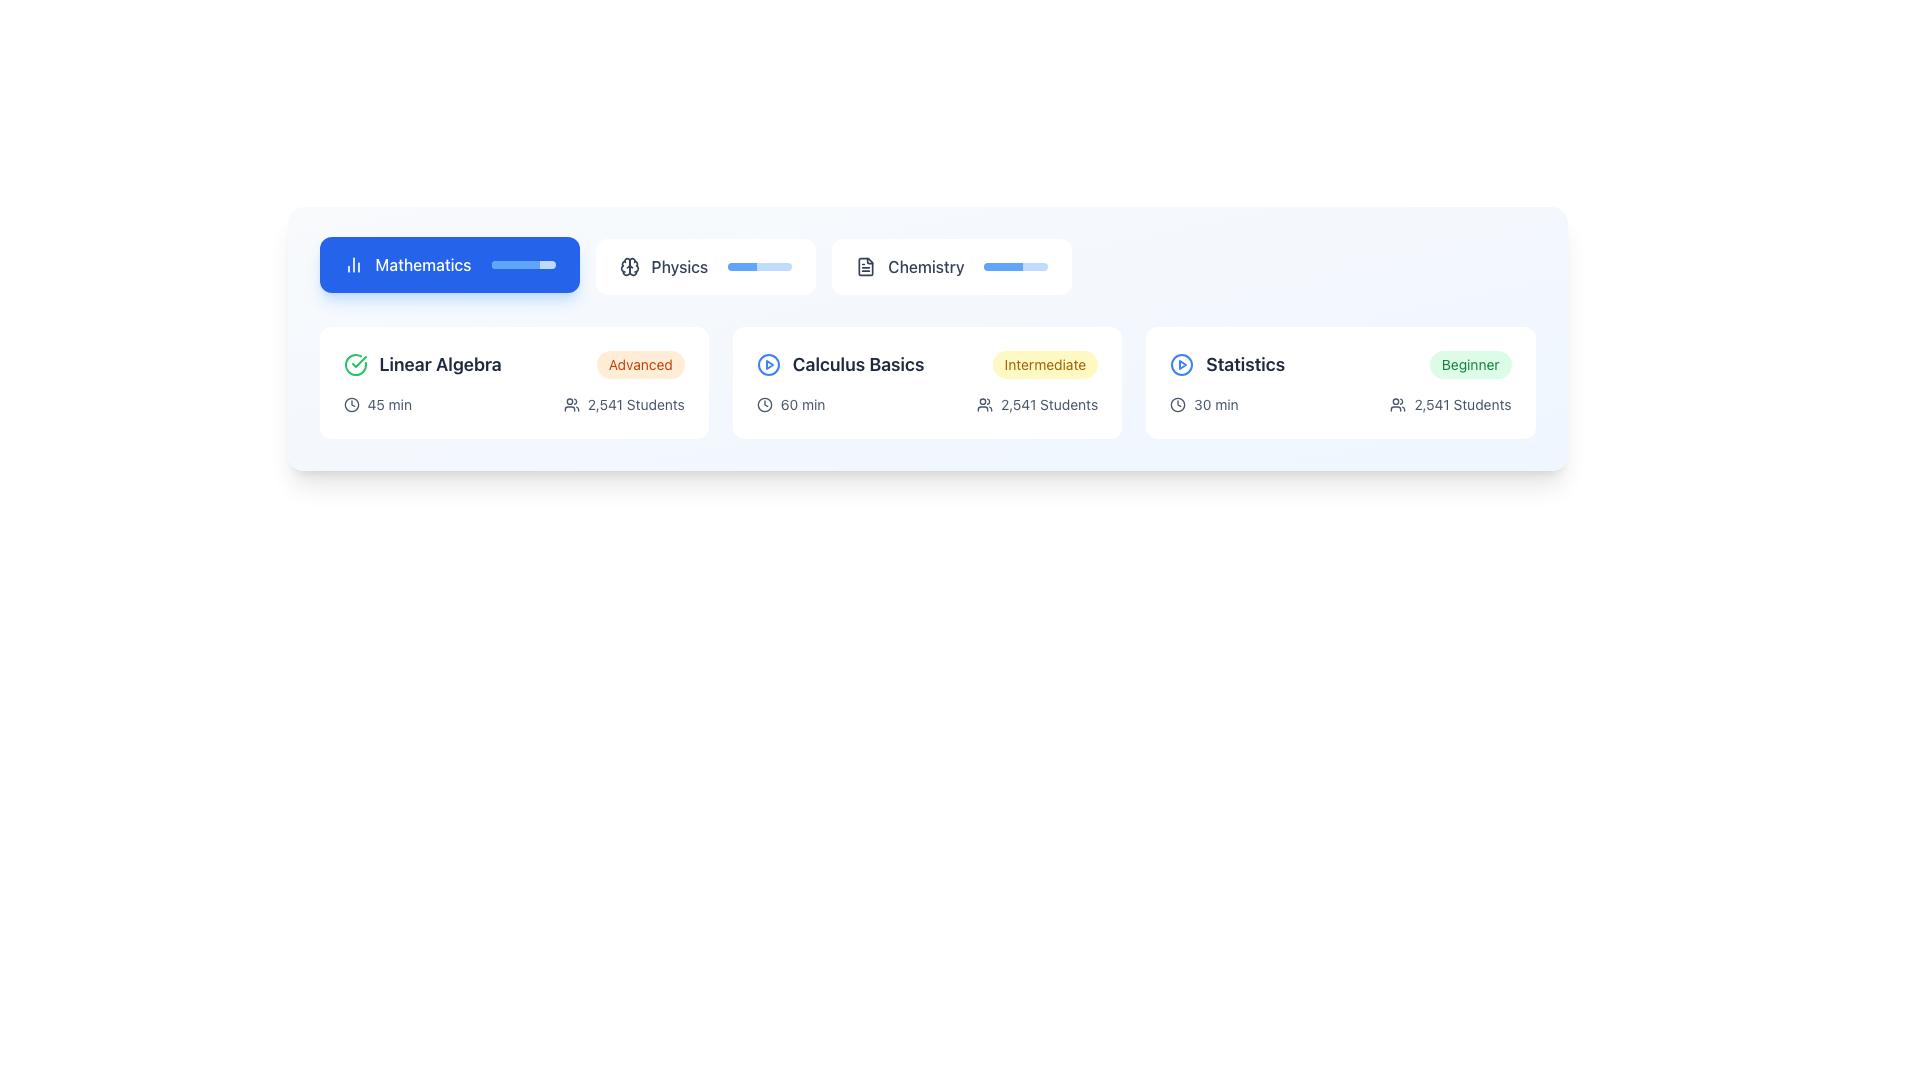  Describe the element at coordinates (351, 405) in the screenshot. I see `the circular clock icon with a thin outline located to the left of the '45 min' text, indicating the course duration in the Linear Algebra module` at that location.